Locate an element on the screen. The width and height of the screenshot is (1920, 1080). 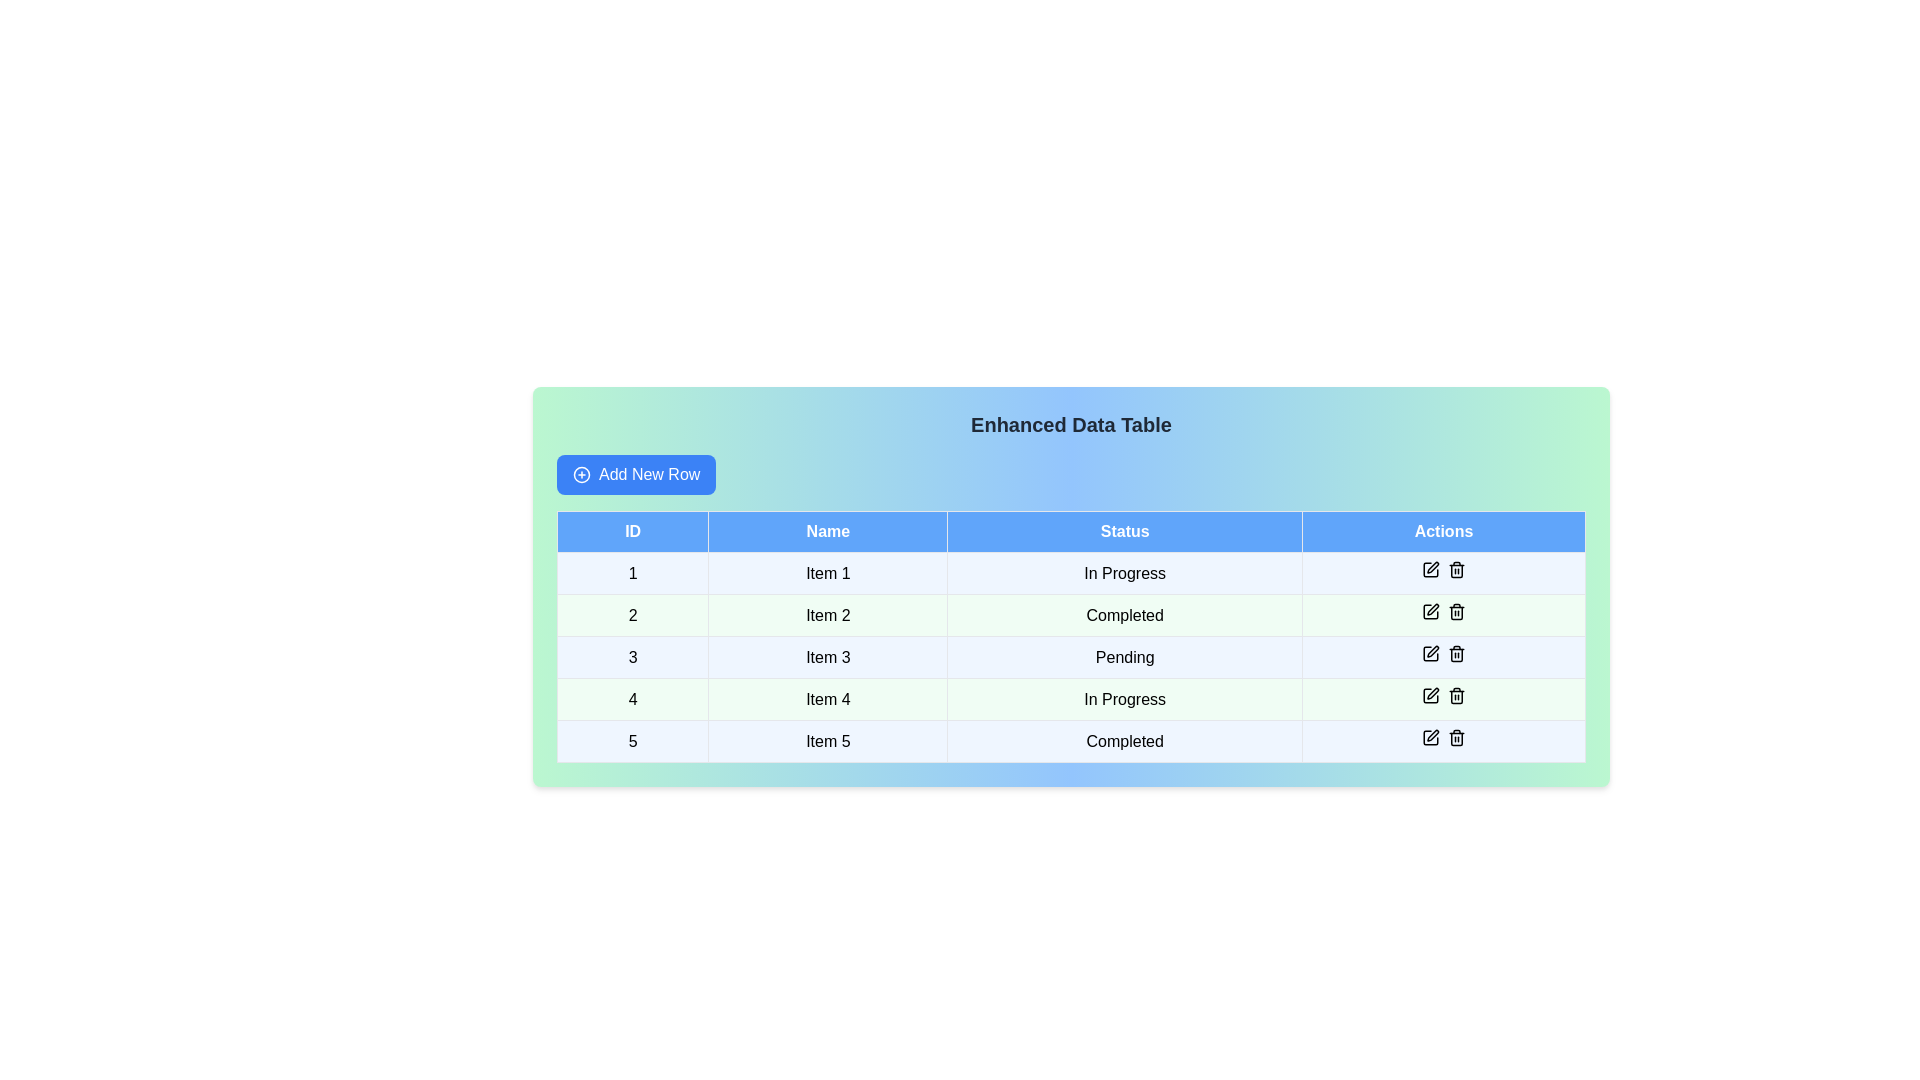
the pen icon button in the second row, fourth column of the 'Enhanced Data Table' is located at coordinates (1429, 611).